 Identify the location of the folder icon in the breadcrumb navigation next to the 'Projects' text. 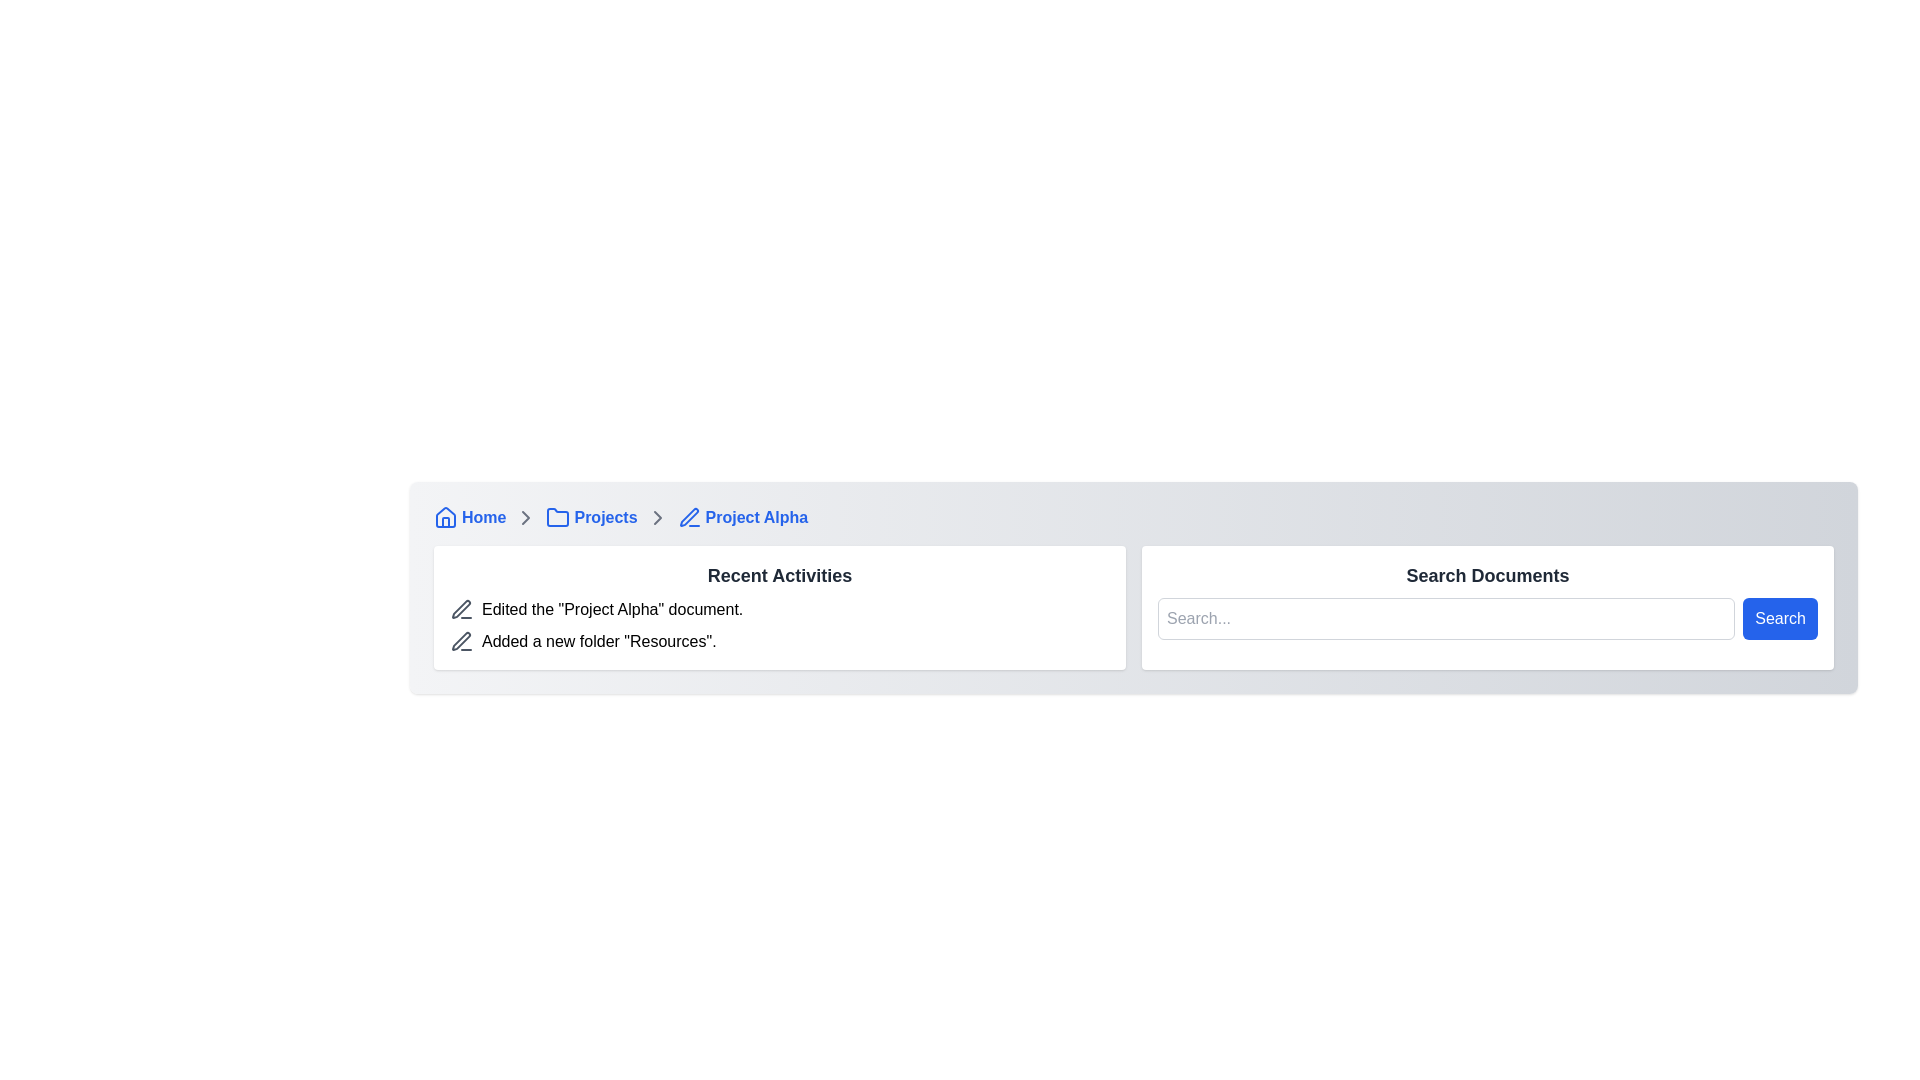
(557, 516).